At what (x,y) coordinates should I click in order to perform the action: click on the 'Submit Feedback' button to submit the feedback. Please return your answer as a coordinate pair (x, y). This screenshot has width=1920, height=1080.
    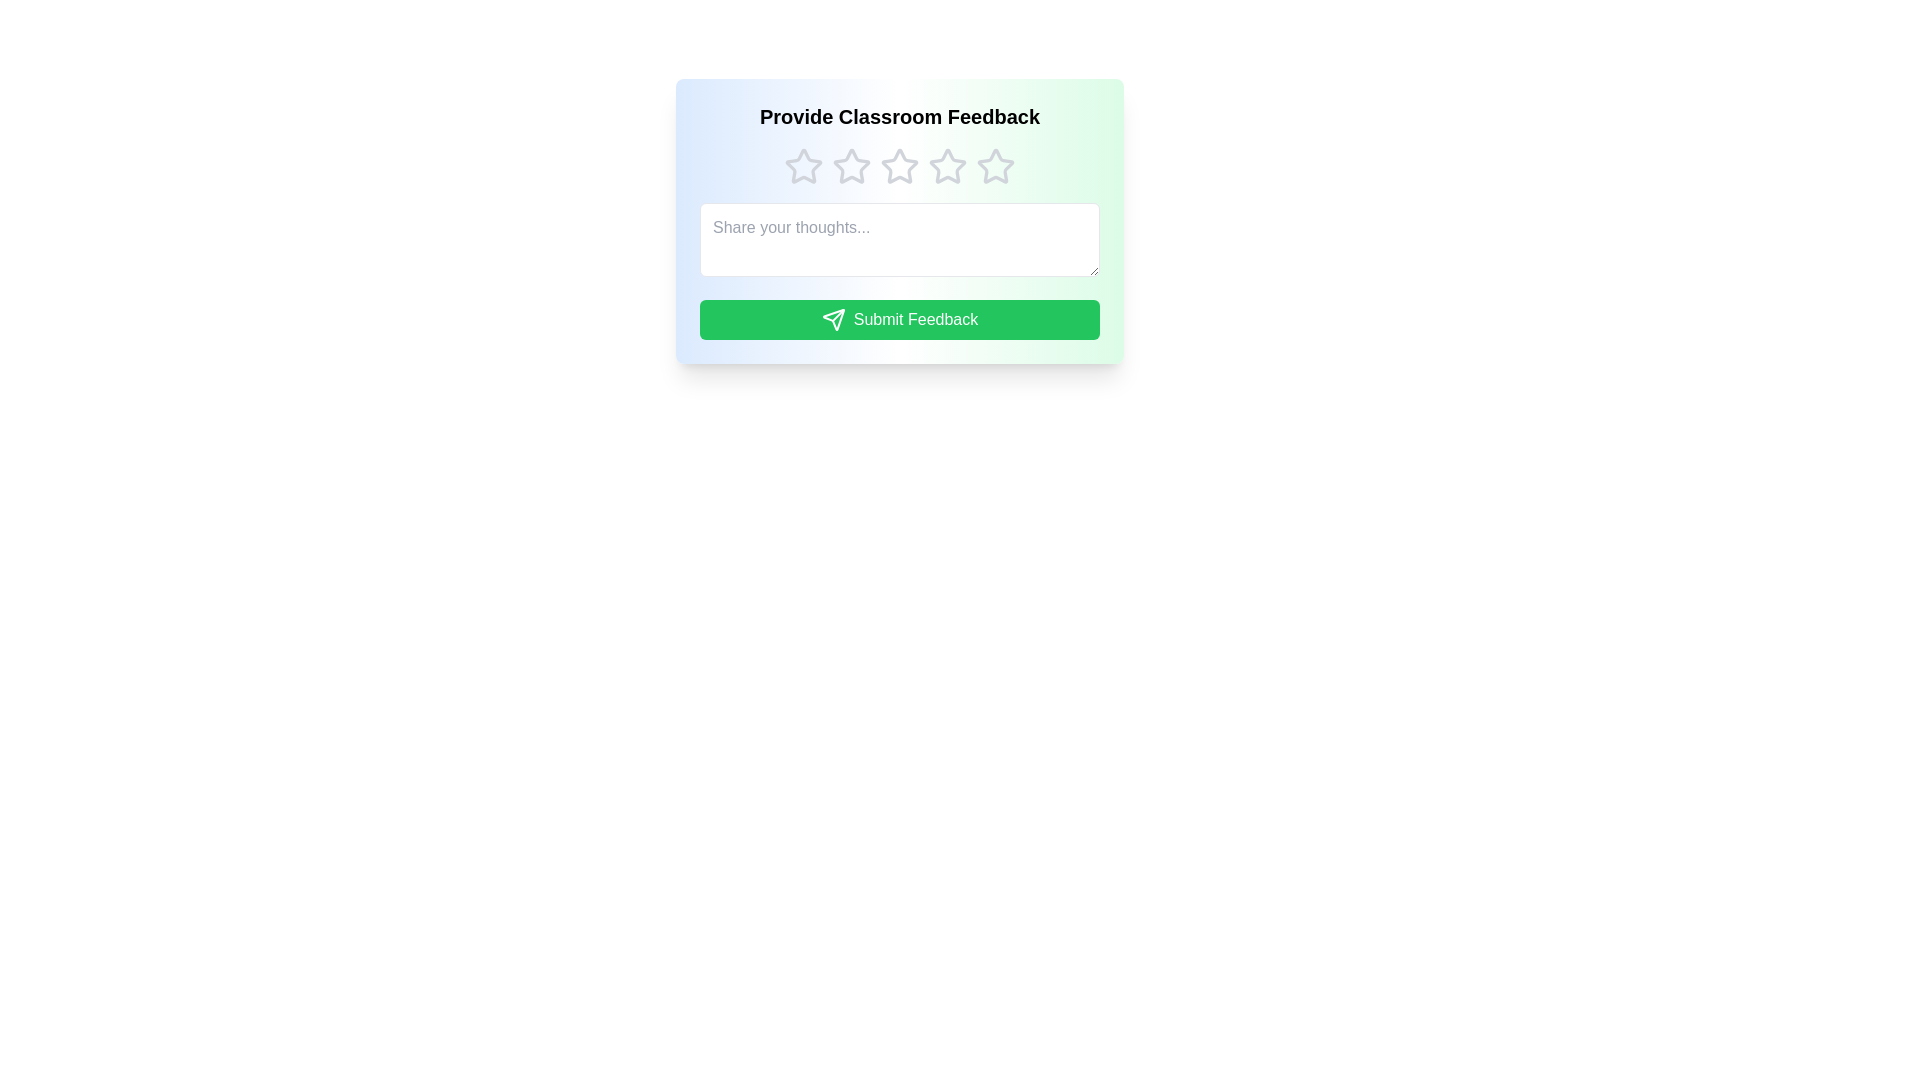
    Looking at the image, I should click on (899, 319).